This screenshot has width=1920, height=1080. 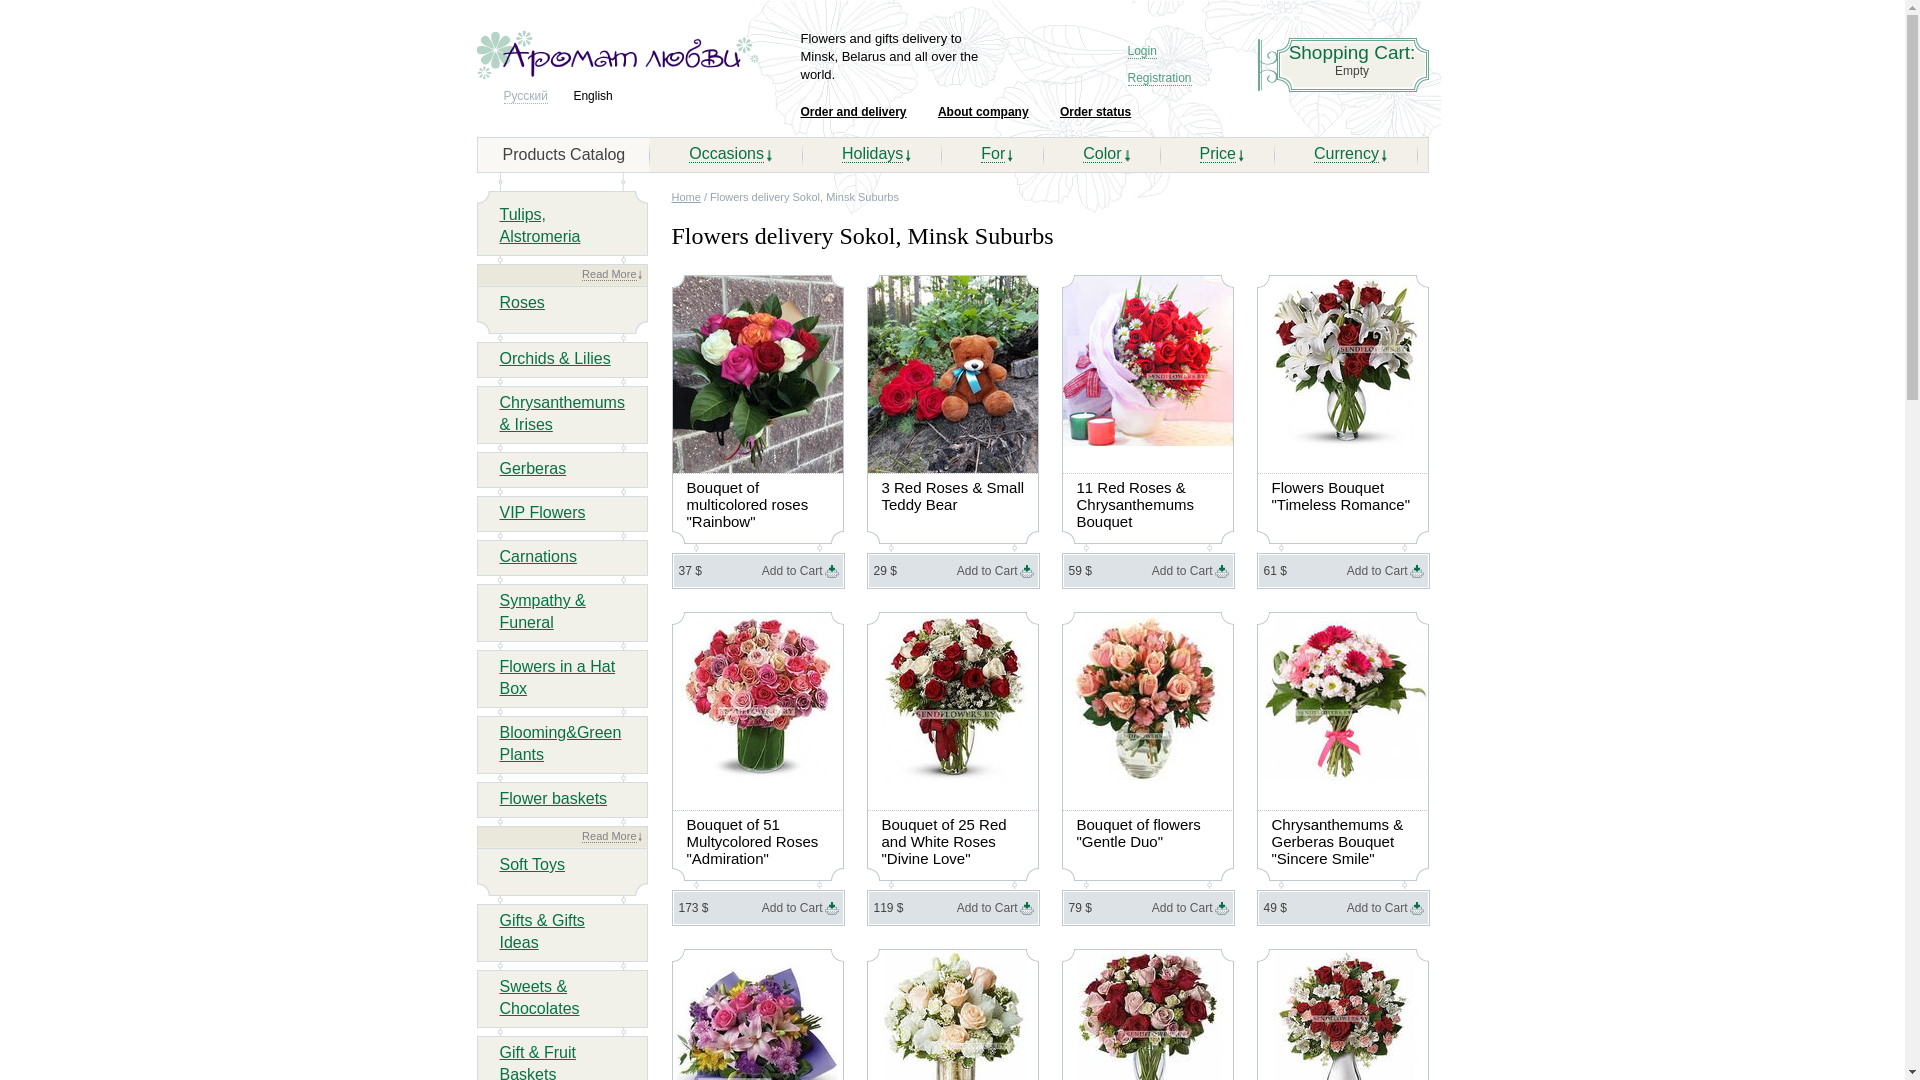 I want to click on 'Price', so click(x=1217, y=153).